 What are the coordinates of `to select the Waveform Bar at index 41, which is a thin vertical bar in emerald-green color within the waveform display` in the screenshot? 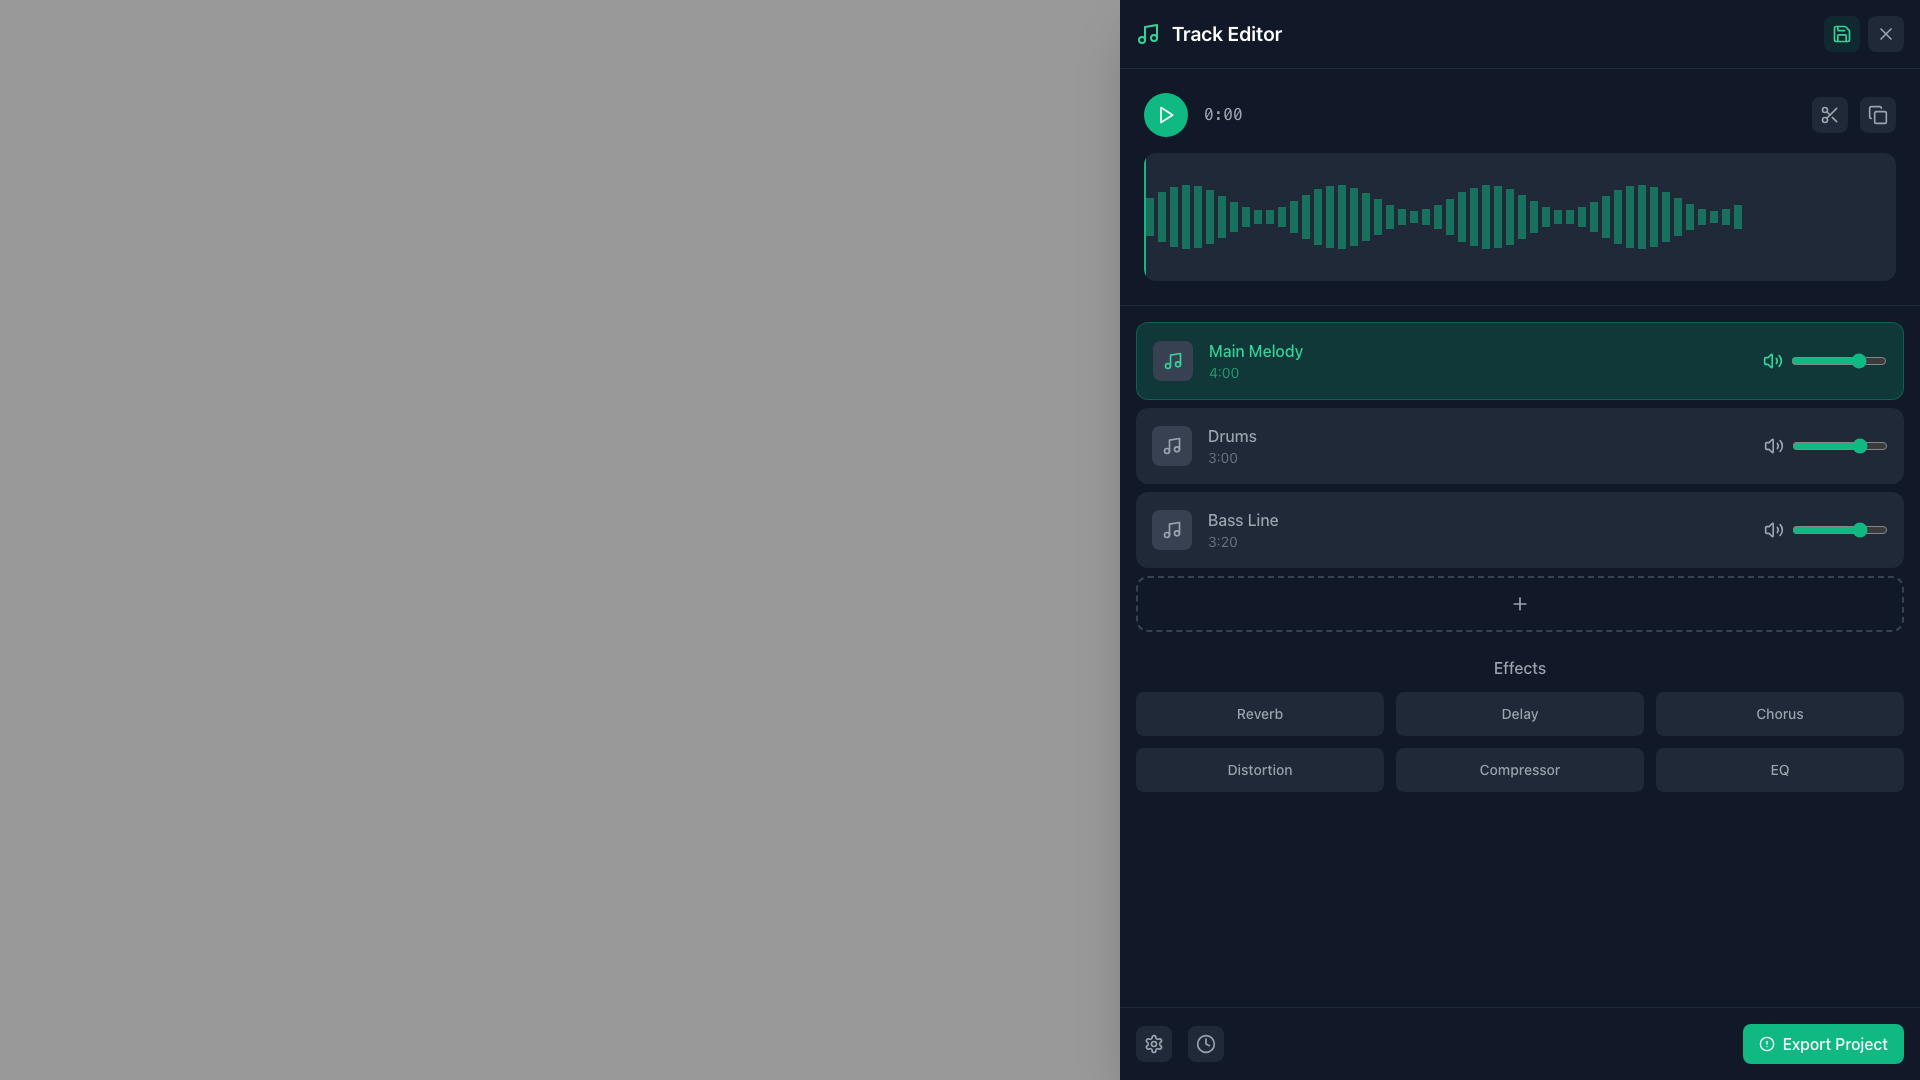 It's located at (1654, 216).